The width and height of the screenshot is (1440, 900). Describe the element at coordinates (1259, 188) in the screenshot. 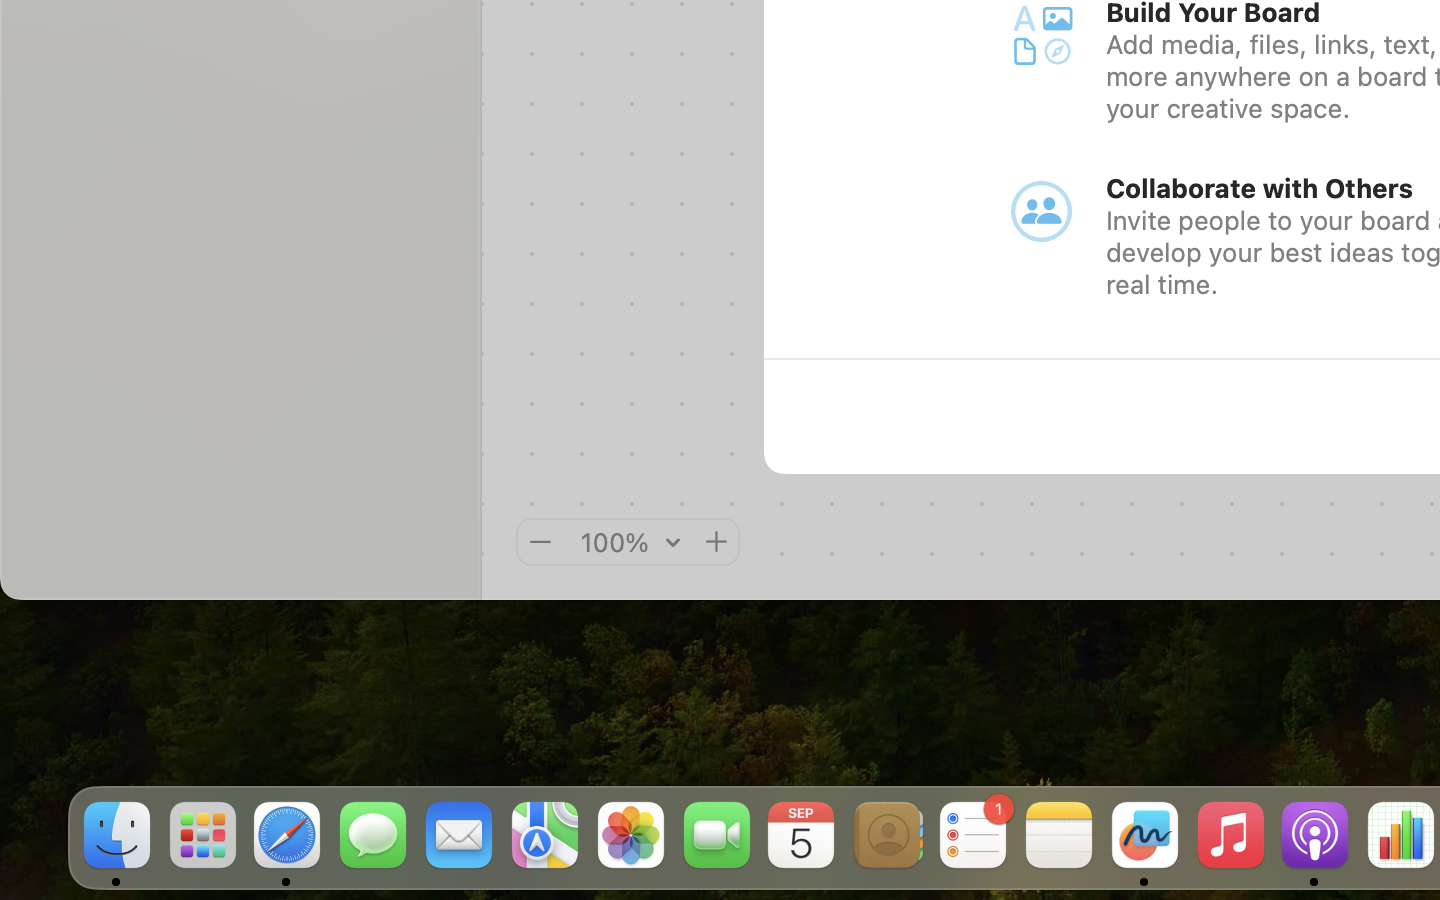

I see `'Collaborate with Others'` at that location.